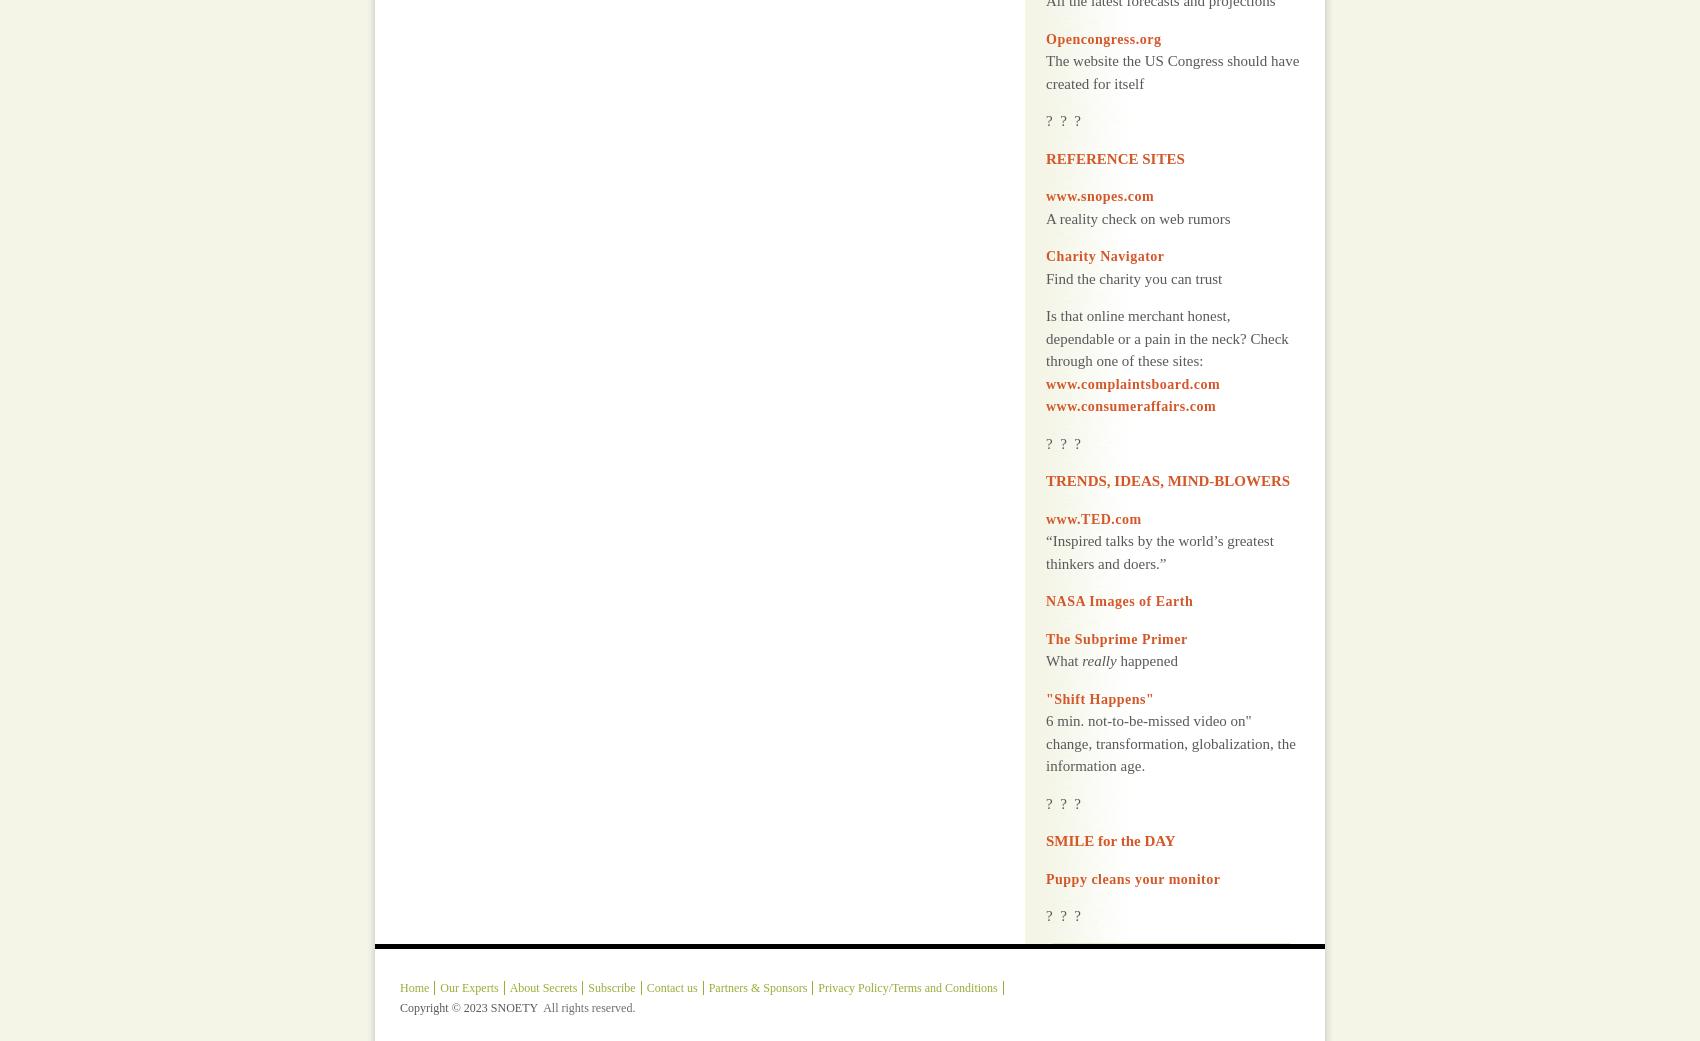  Describe the element at coordinates (541, 936) in the screenshot. I see `'About Secrets'` at that location.